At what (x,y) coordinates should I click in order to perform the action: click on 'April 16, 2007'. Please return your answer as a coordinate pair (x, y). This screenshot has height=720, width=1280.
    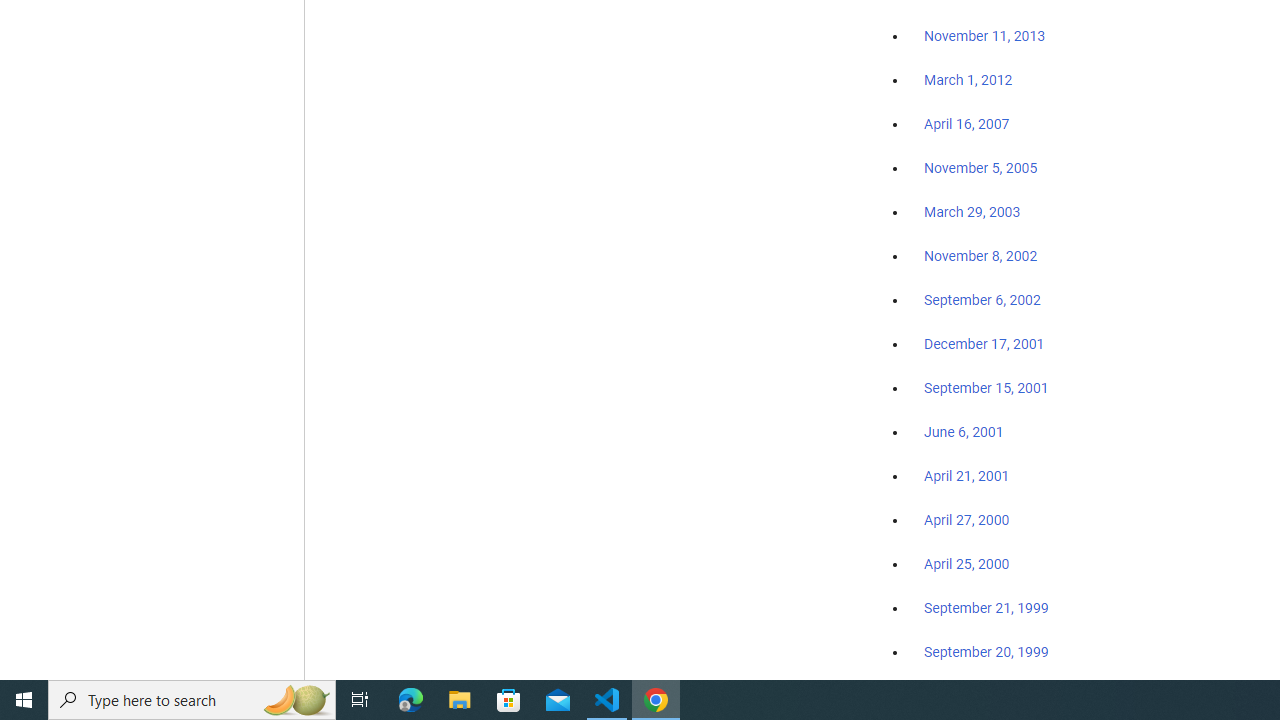
    Looking at the image, I should click on (967, 124).